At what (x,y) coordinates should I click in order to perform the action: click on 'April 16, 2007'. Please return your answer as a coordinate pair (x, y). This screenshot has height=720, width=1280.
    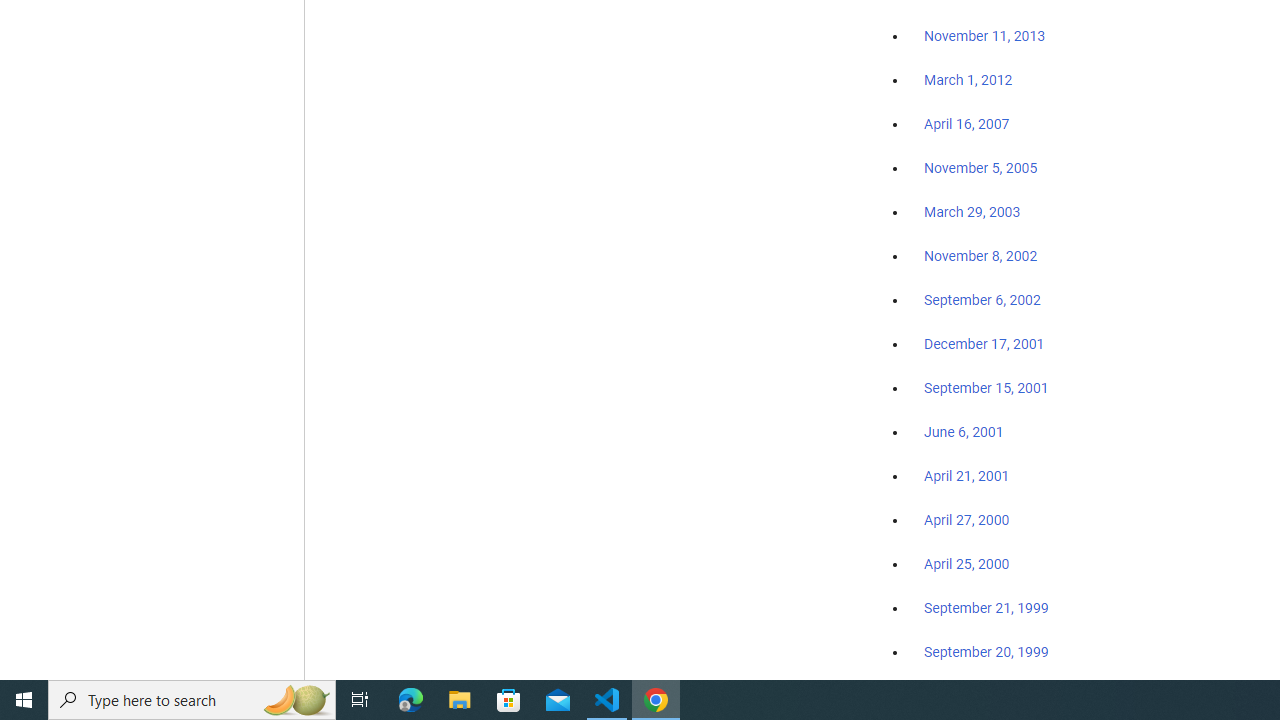
    Looking at the image, I should click on (967, 124).